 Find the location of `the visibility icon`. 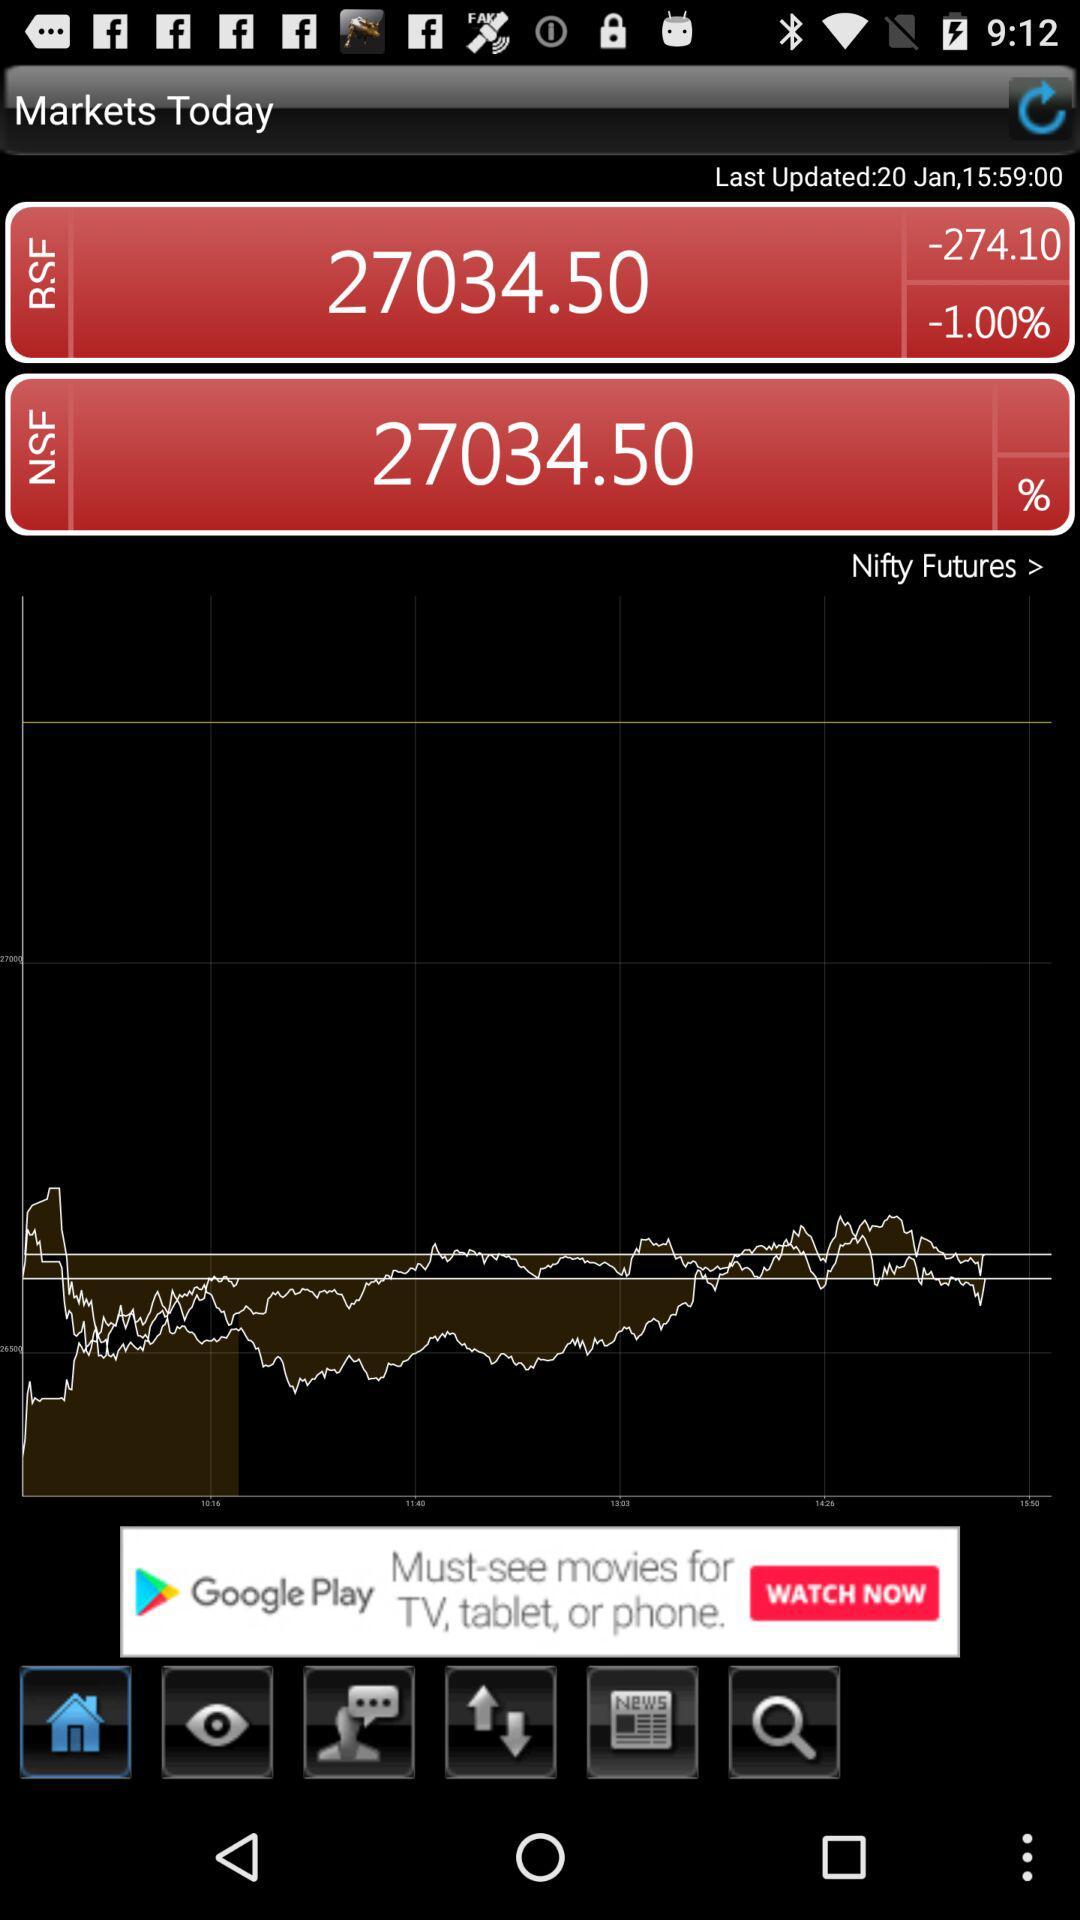

the visibility icon is located at coordinates (217, 1848).